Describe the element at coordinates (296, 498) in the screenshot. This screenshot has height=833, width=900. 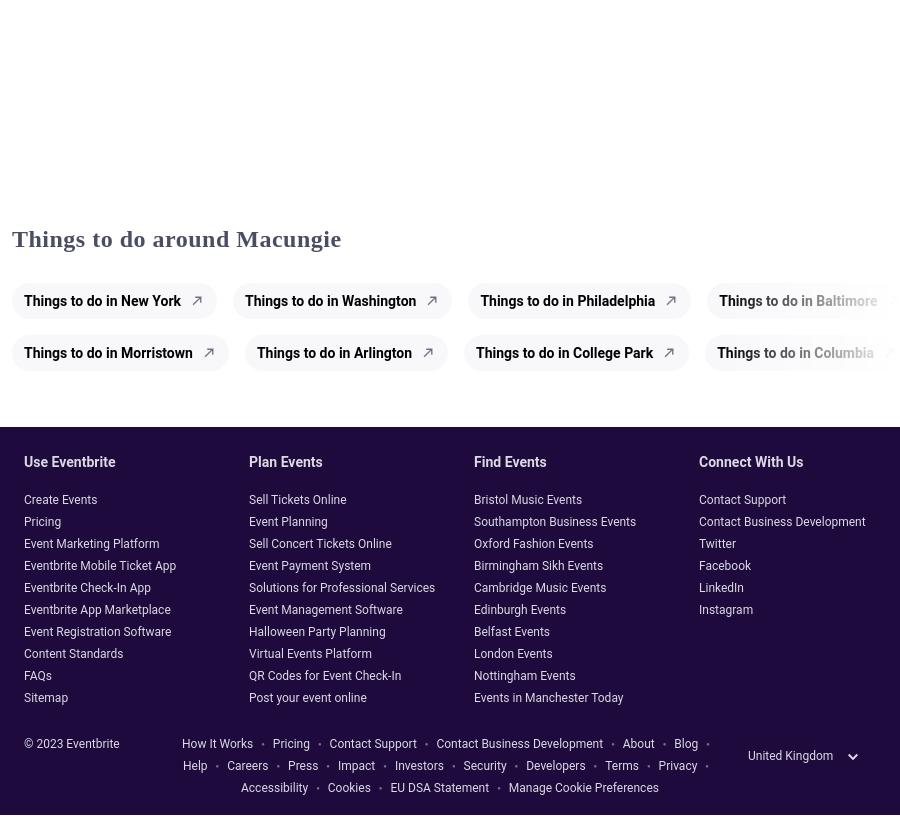
I see `'Sell Tickets Online'` at that location.